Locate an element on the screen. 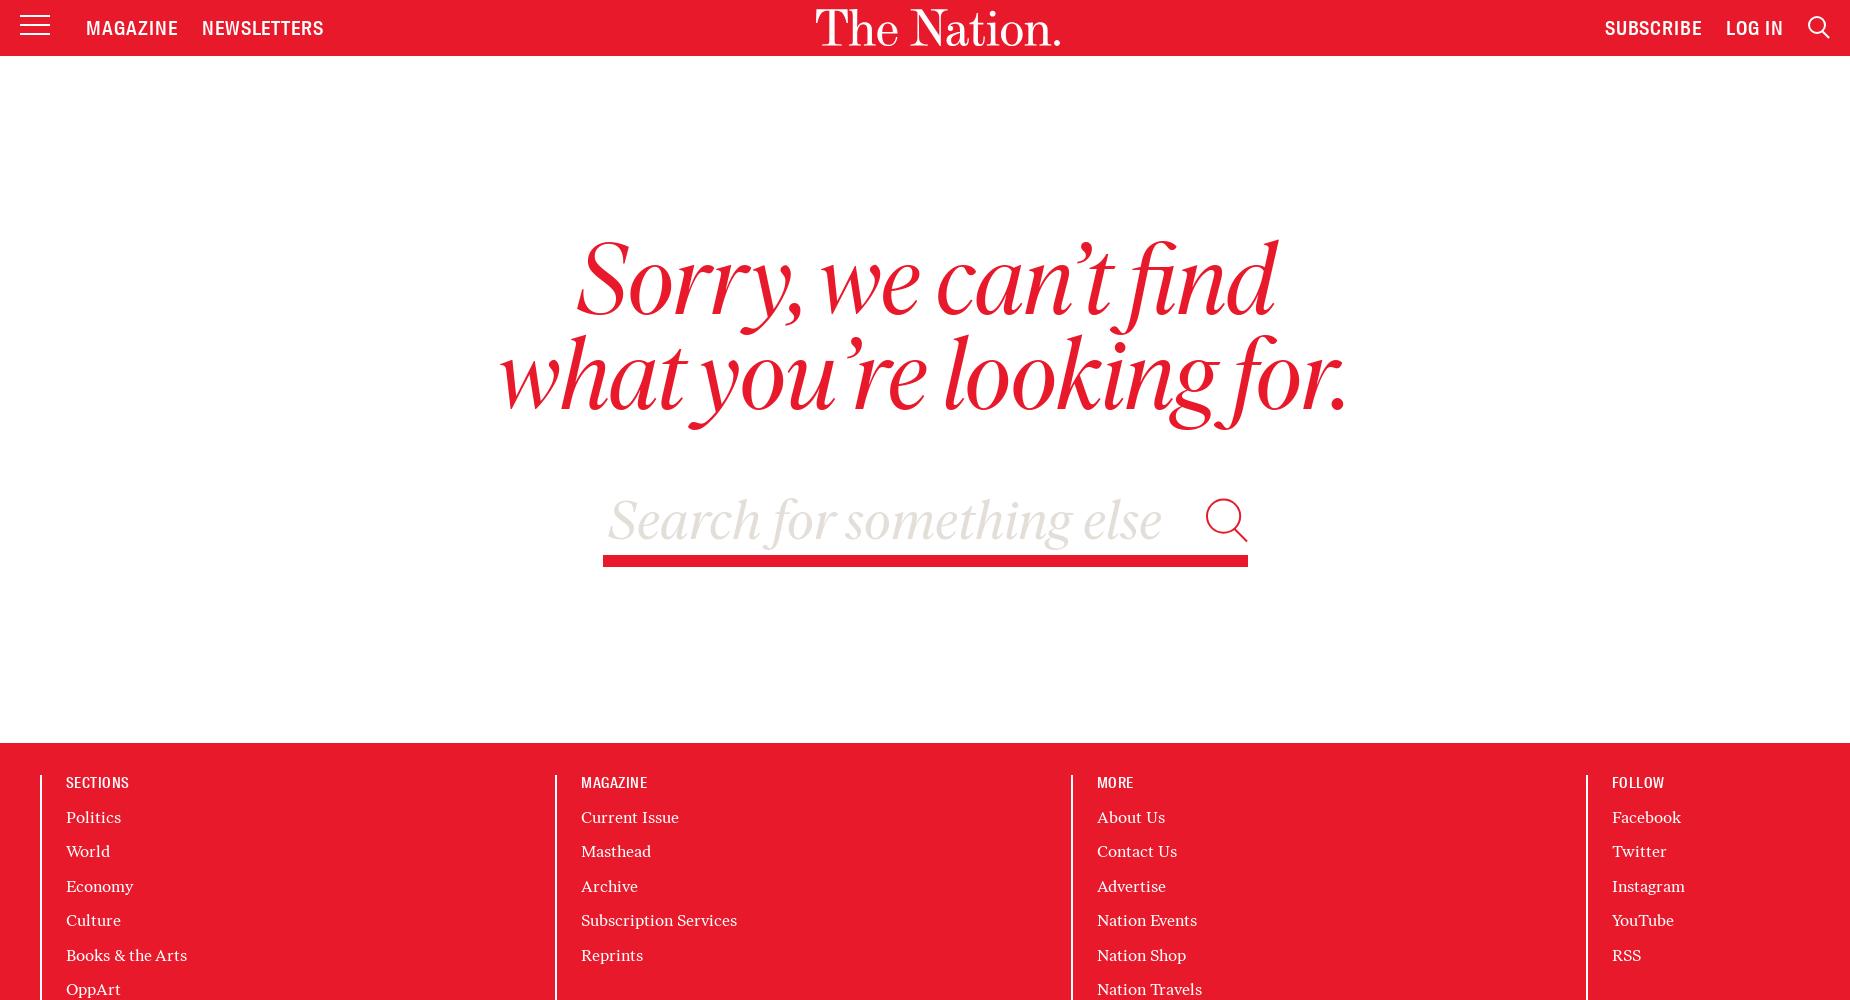 The width and height of the screenshot is (1850, 1000). 'Economy' is located at coordinates (98, 885).